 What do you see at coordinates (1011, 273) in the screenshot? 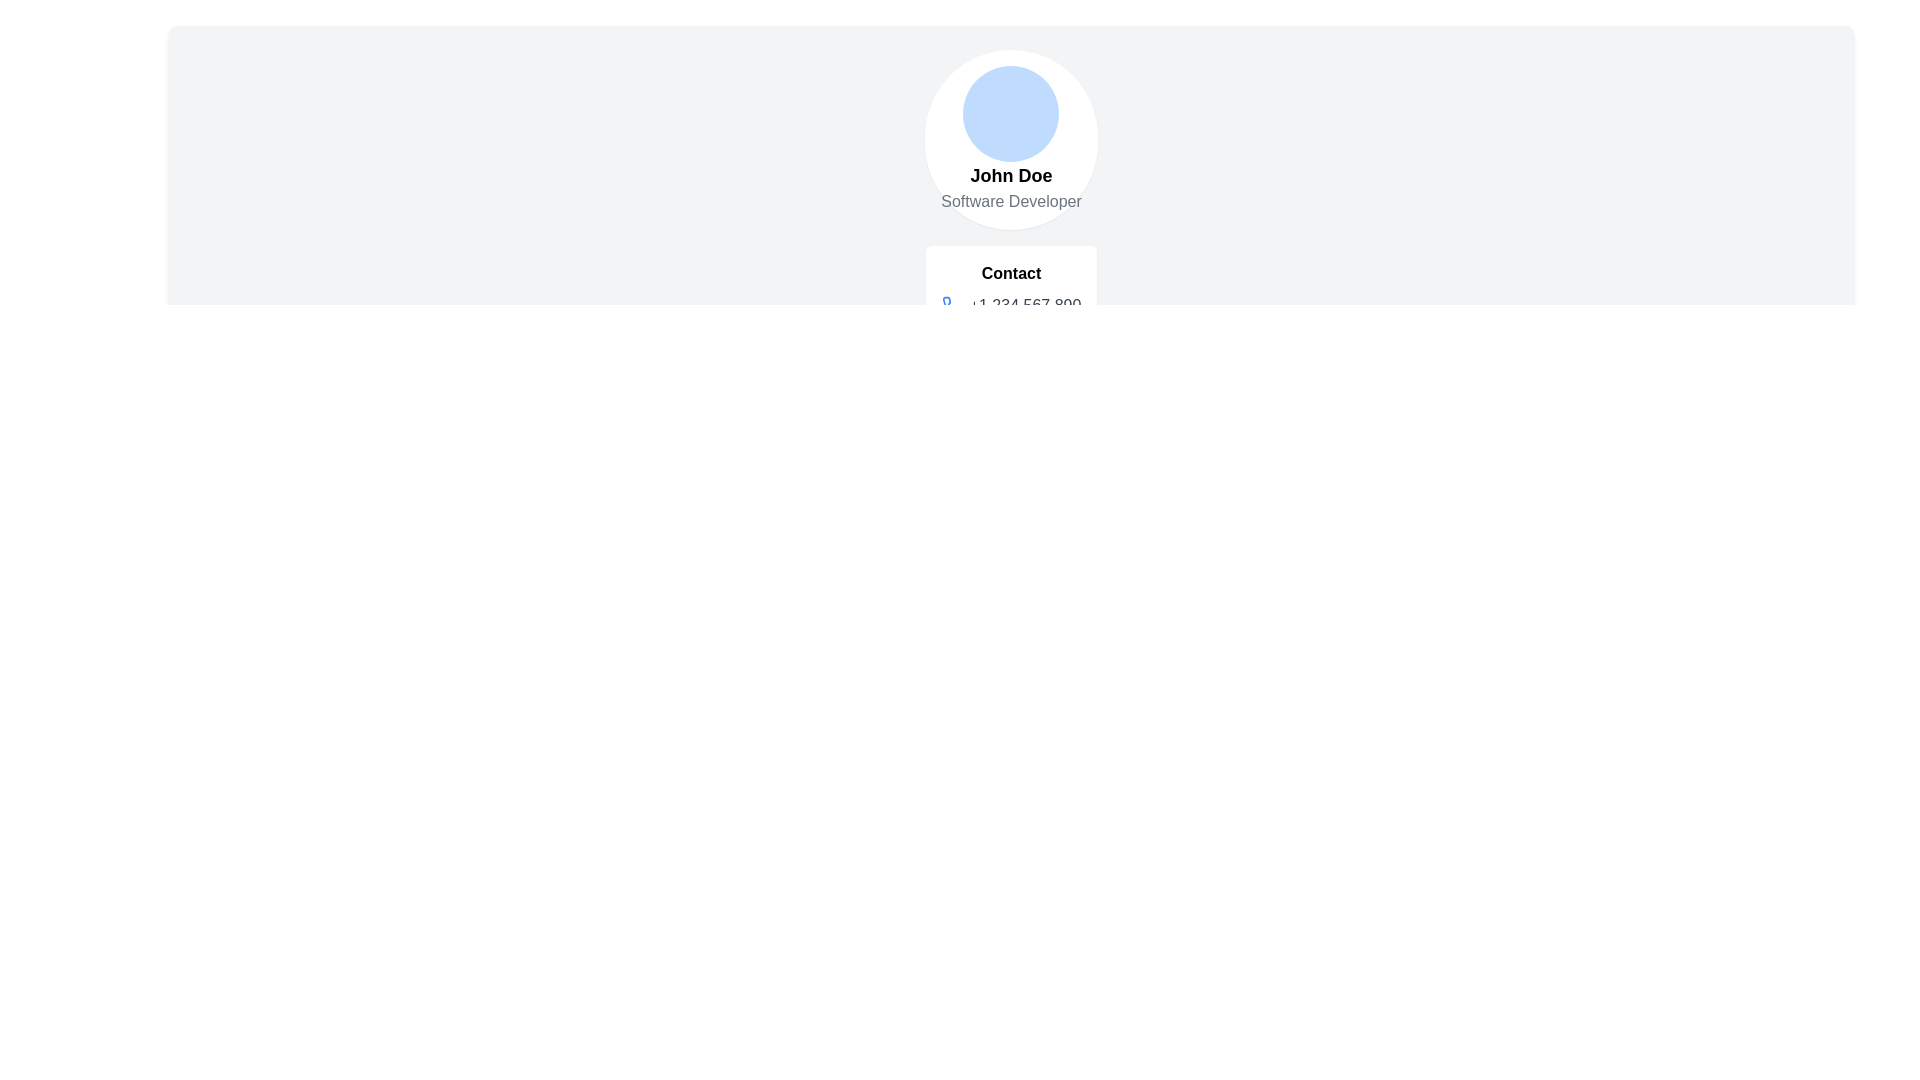
I see `the Text label that identifies the contact information section, positioned above the phone number and phone icon` at bounding box center [1011, 273].